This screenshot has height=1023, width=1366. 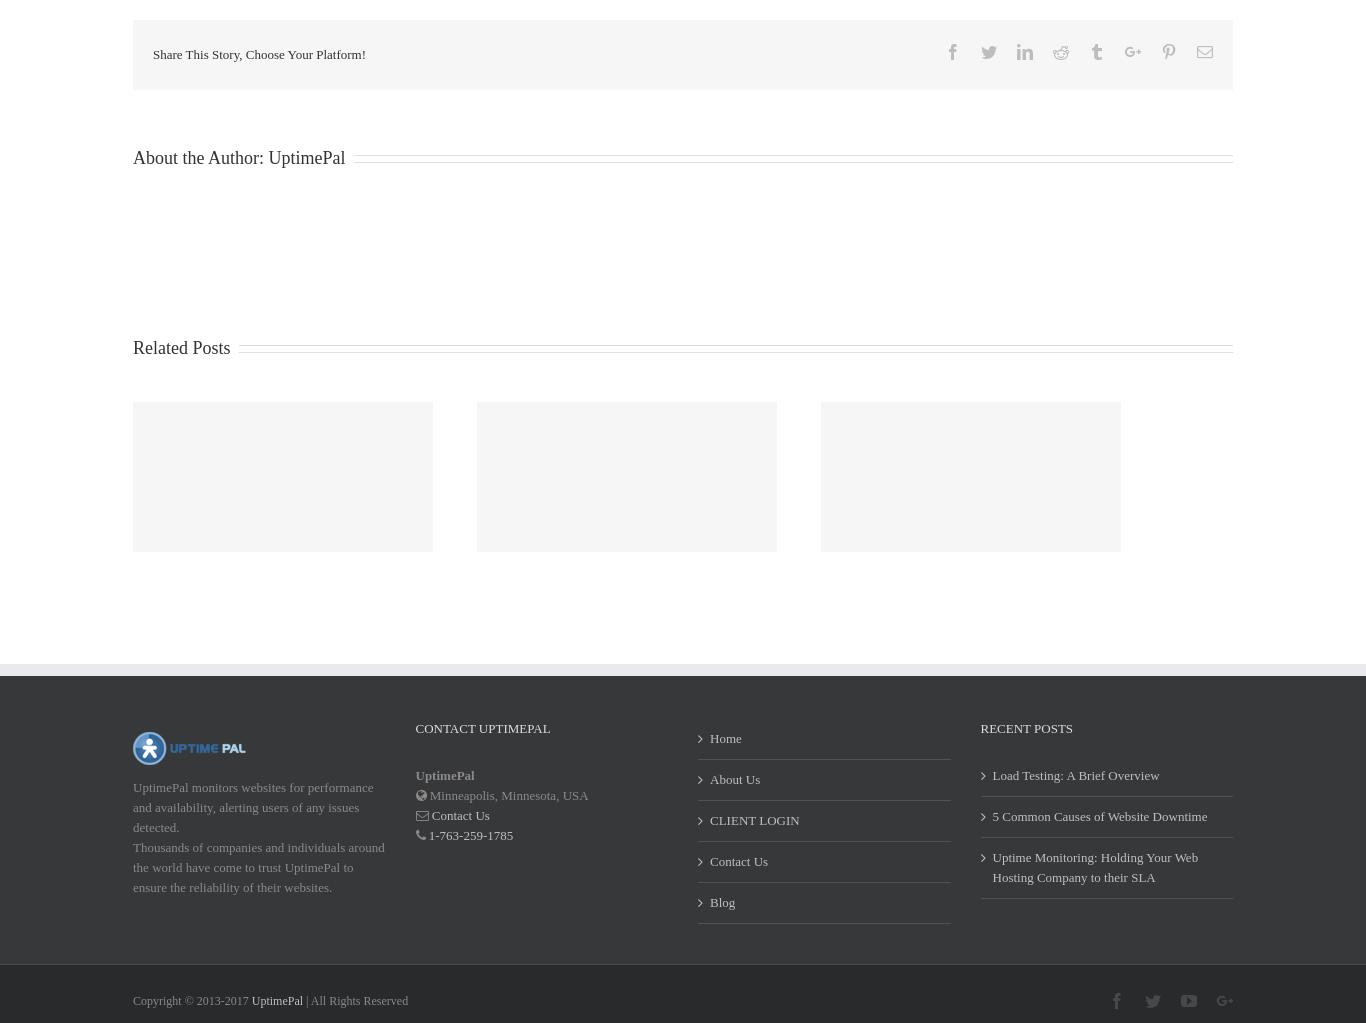 I want to click on 'UptimePal monitors websites for performance and availability, alerting users of any issues detected.', so click(x=252, y=831).